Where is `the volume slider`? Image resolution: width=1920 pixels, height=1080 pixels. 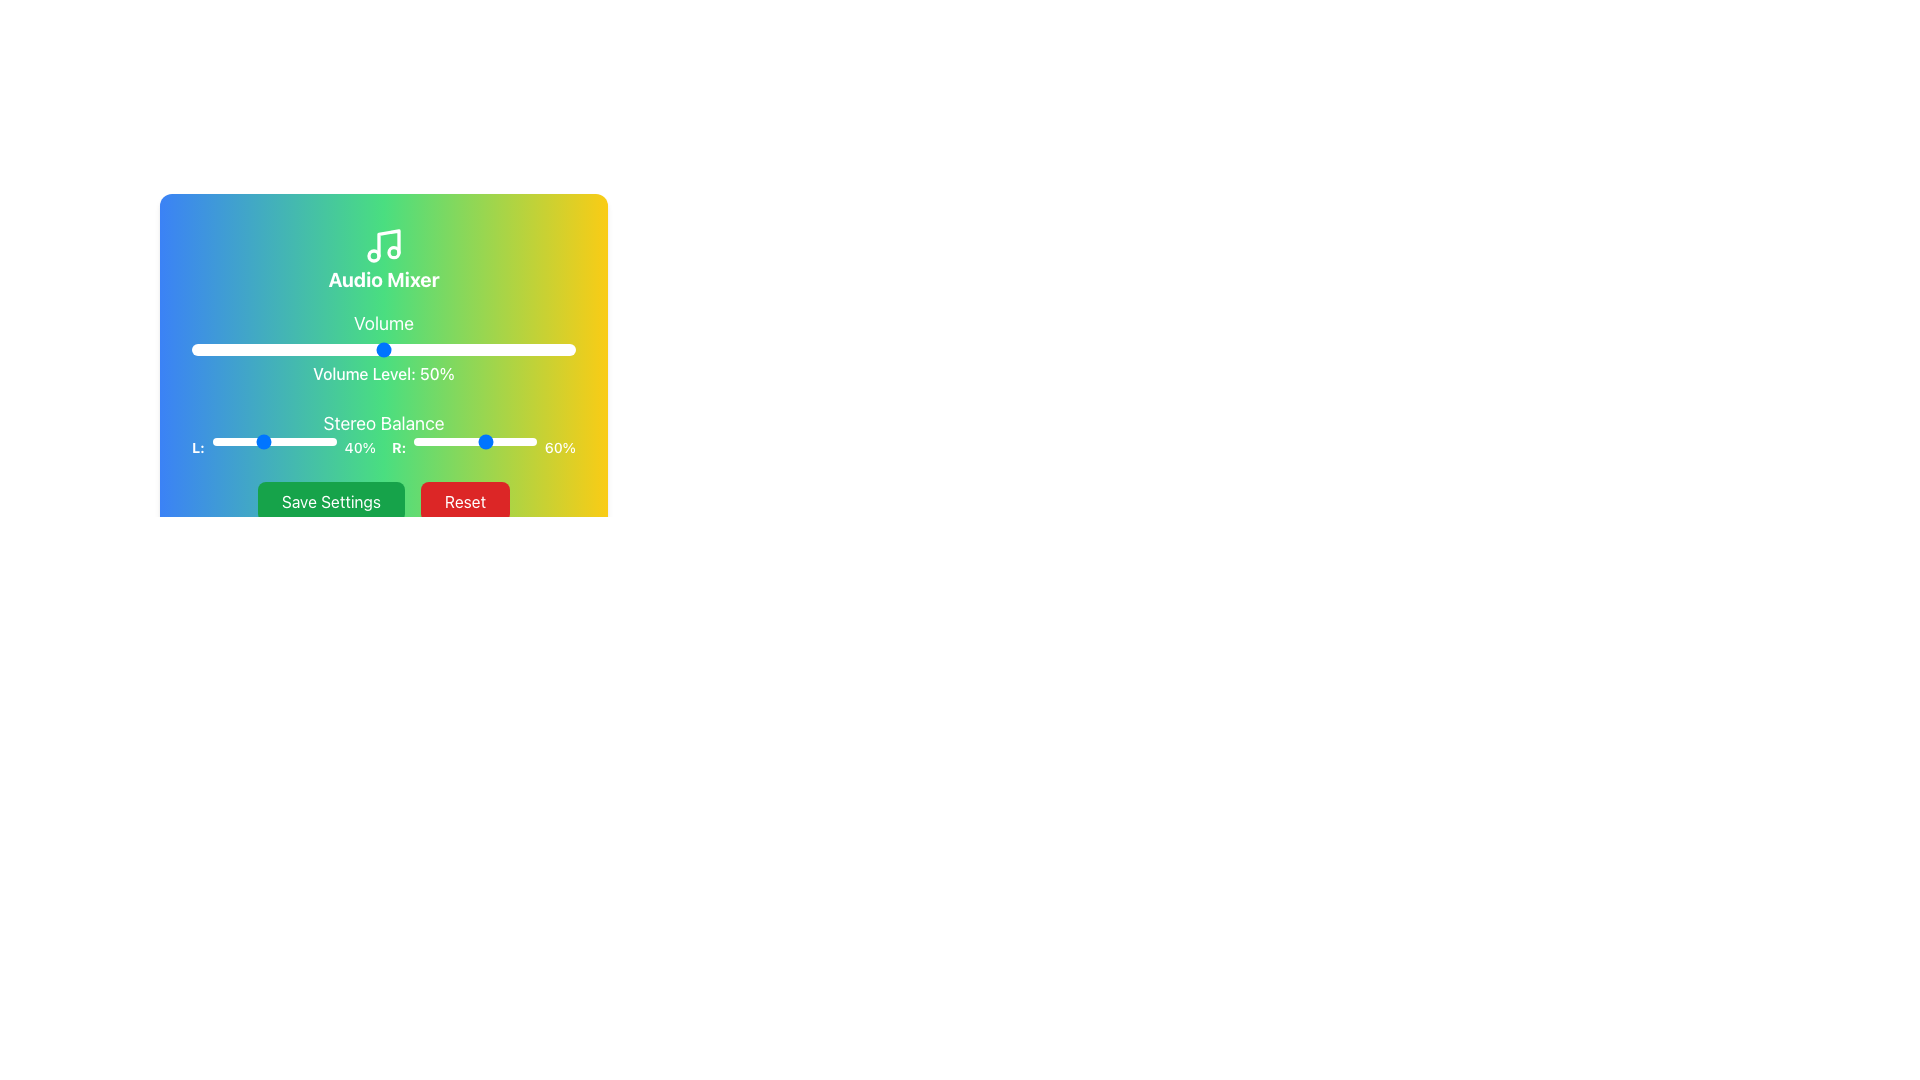
the volume slider is located at coordinates (571, 349).